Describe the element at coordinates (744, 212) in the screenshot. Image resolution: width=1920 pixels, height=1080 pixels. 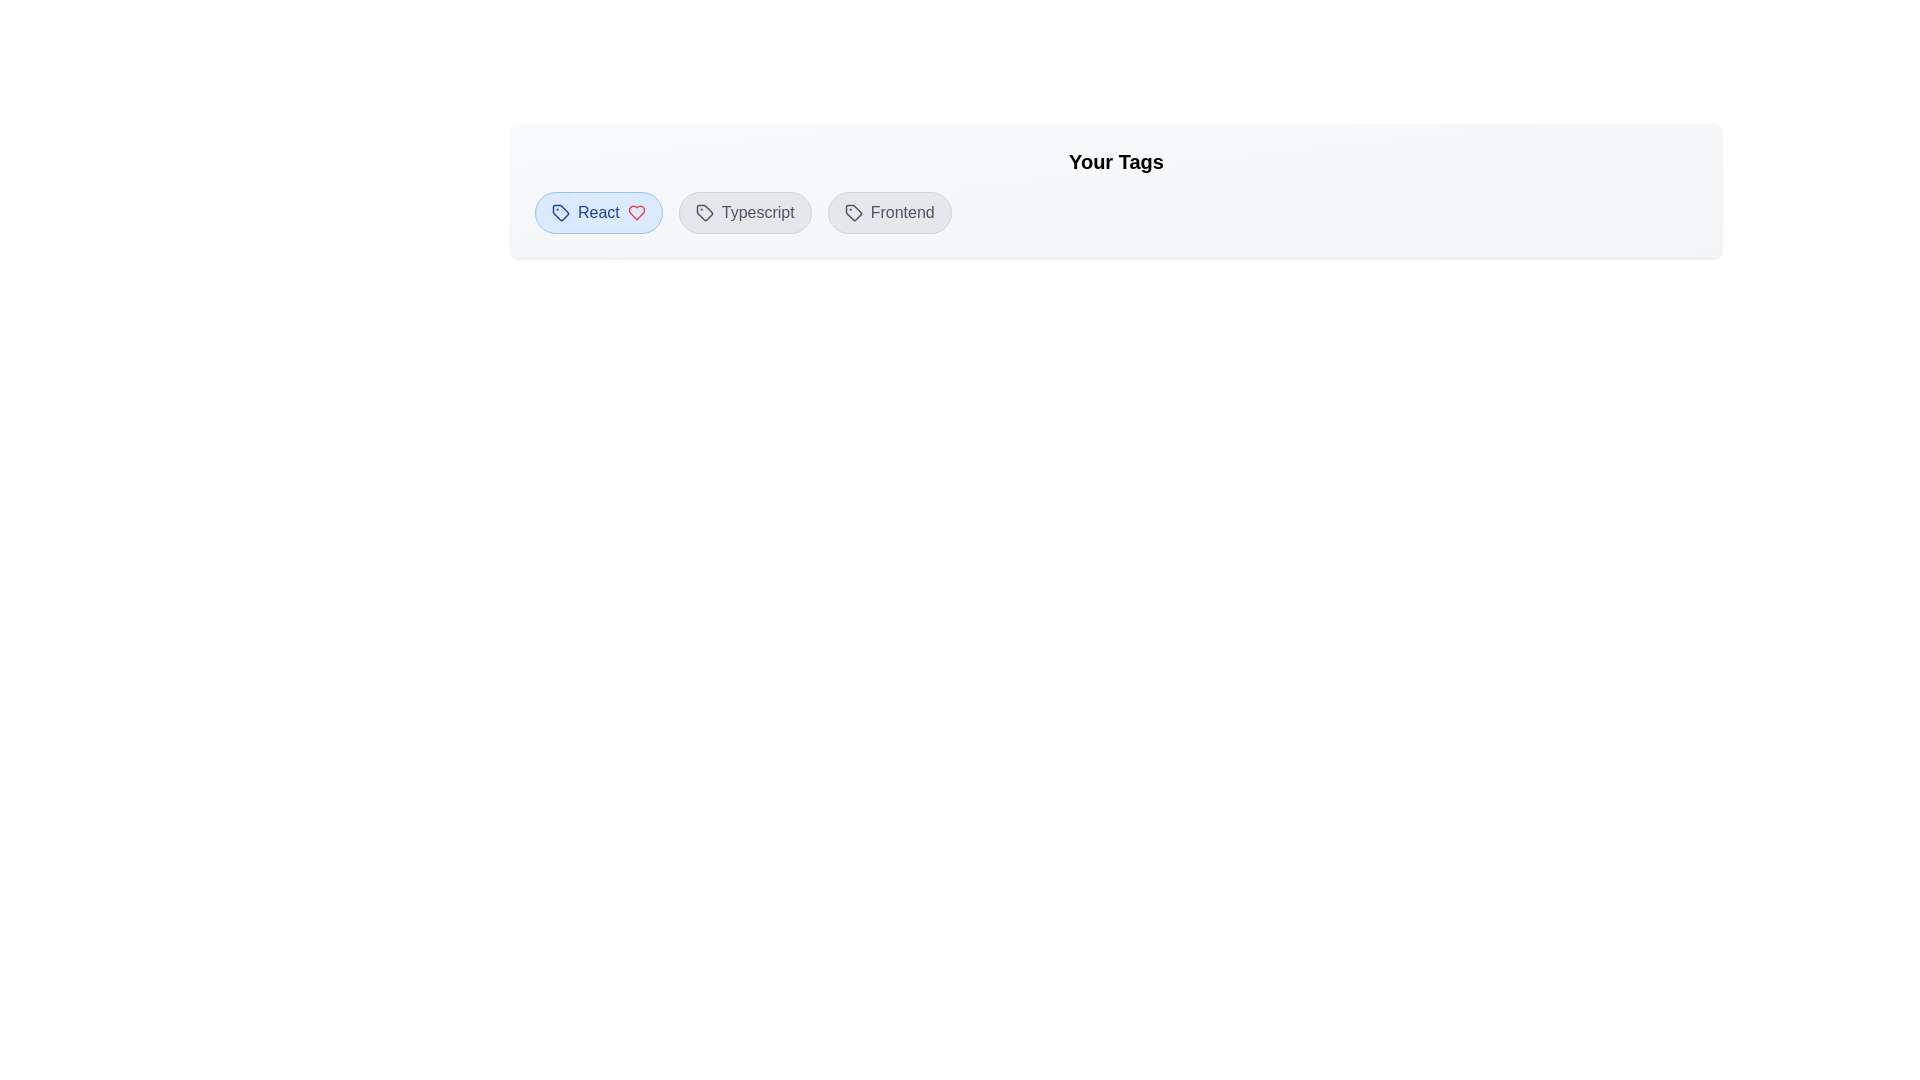
I see `the tag named Typescript` at that location.